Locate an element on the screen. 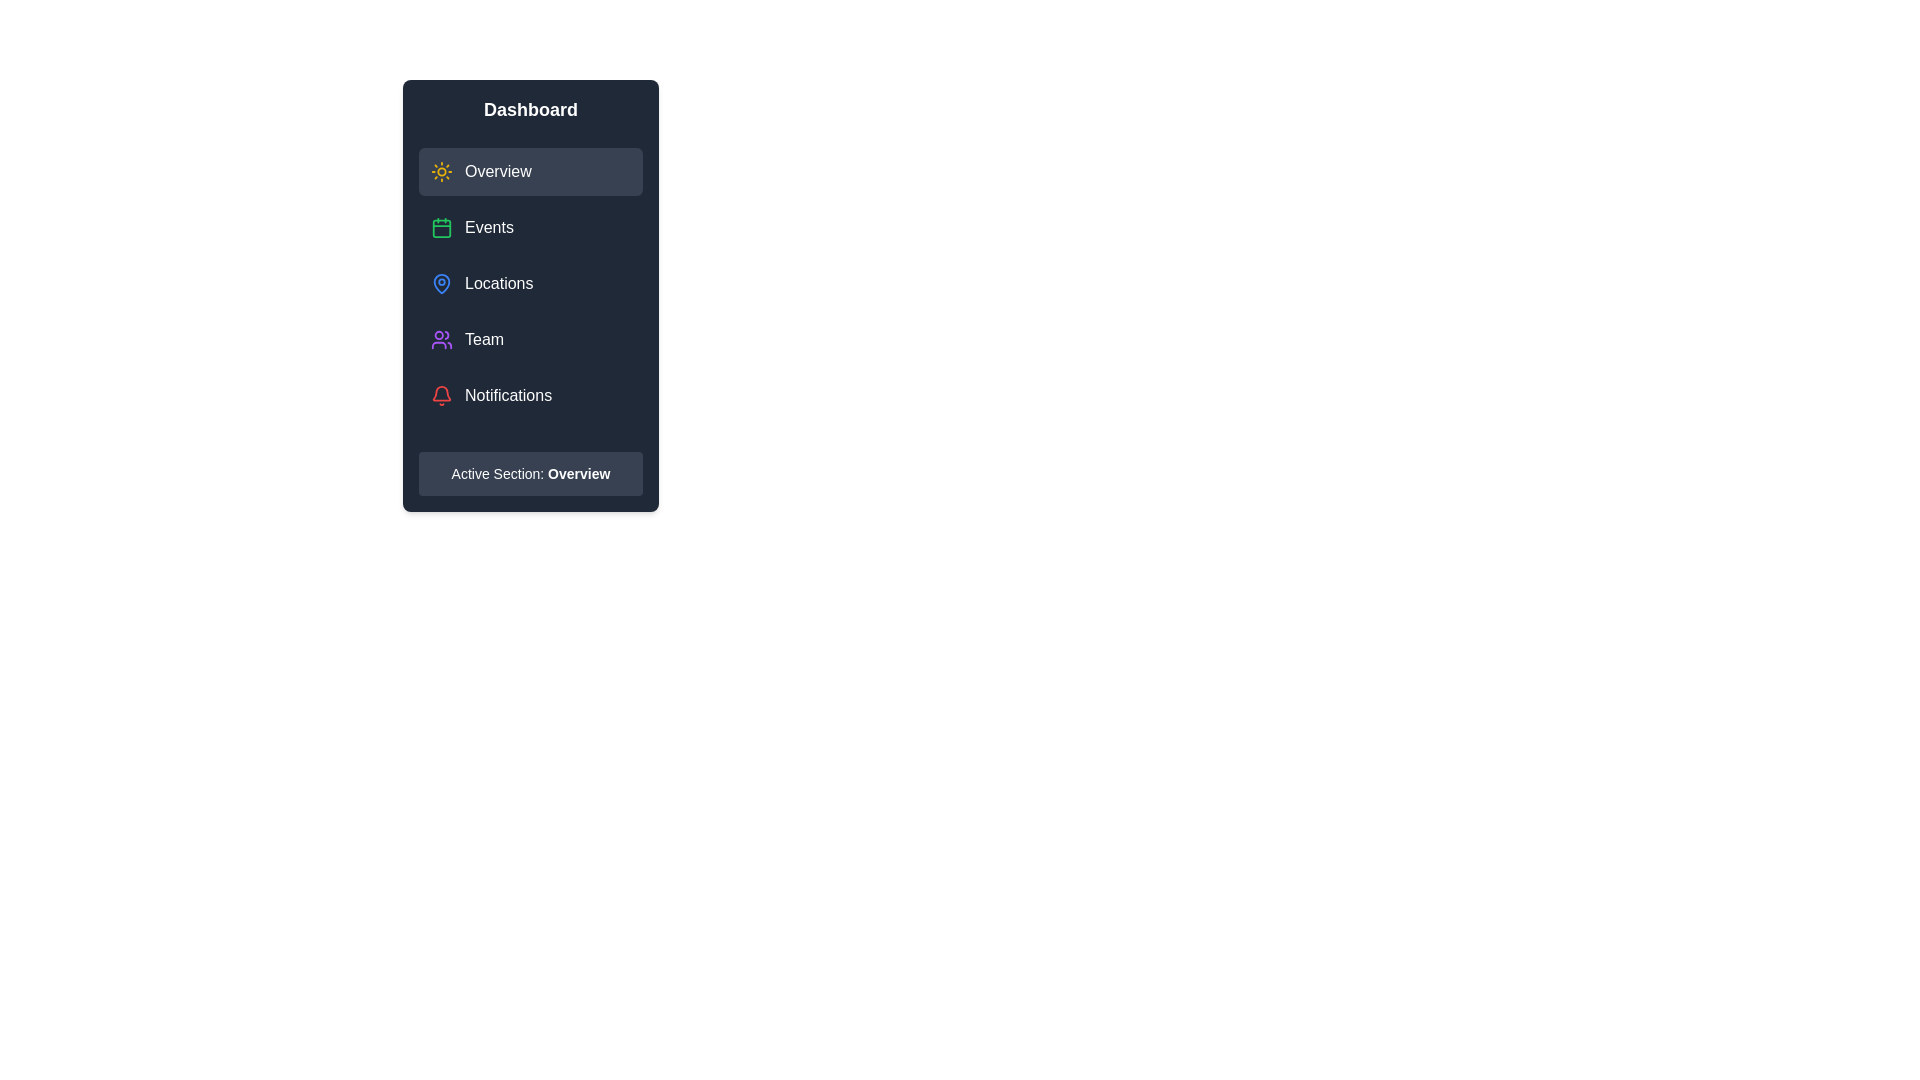 The height and width of the screenshot is (1080, 1920). the menu item Notifications to navigate to the corresponding section is located at coordinates (531, 396).